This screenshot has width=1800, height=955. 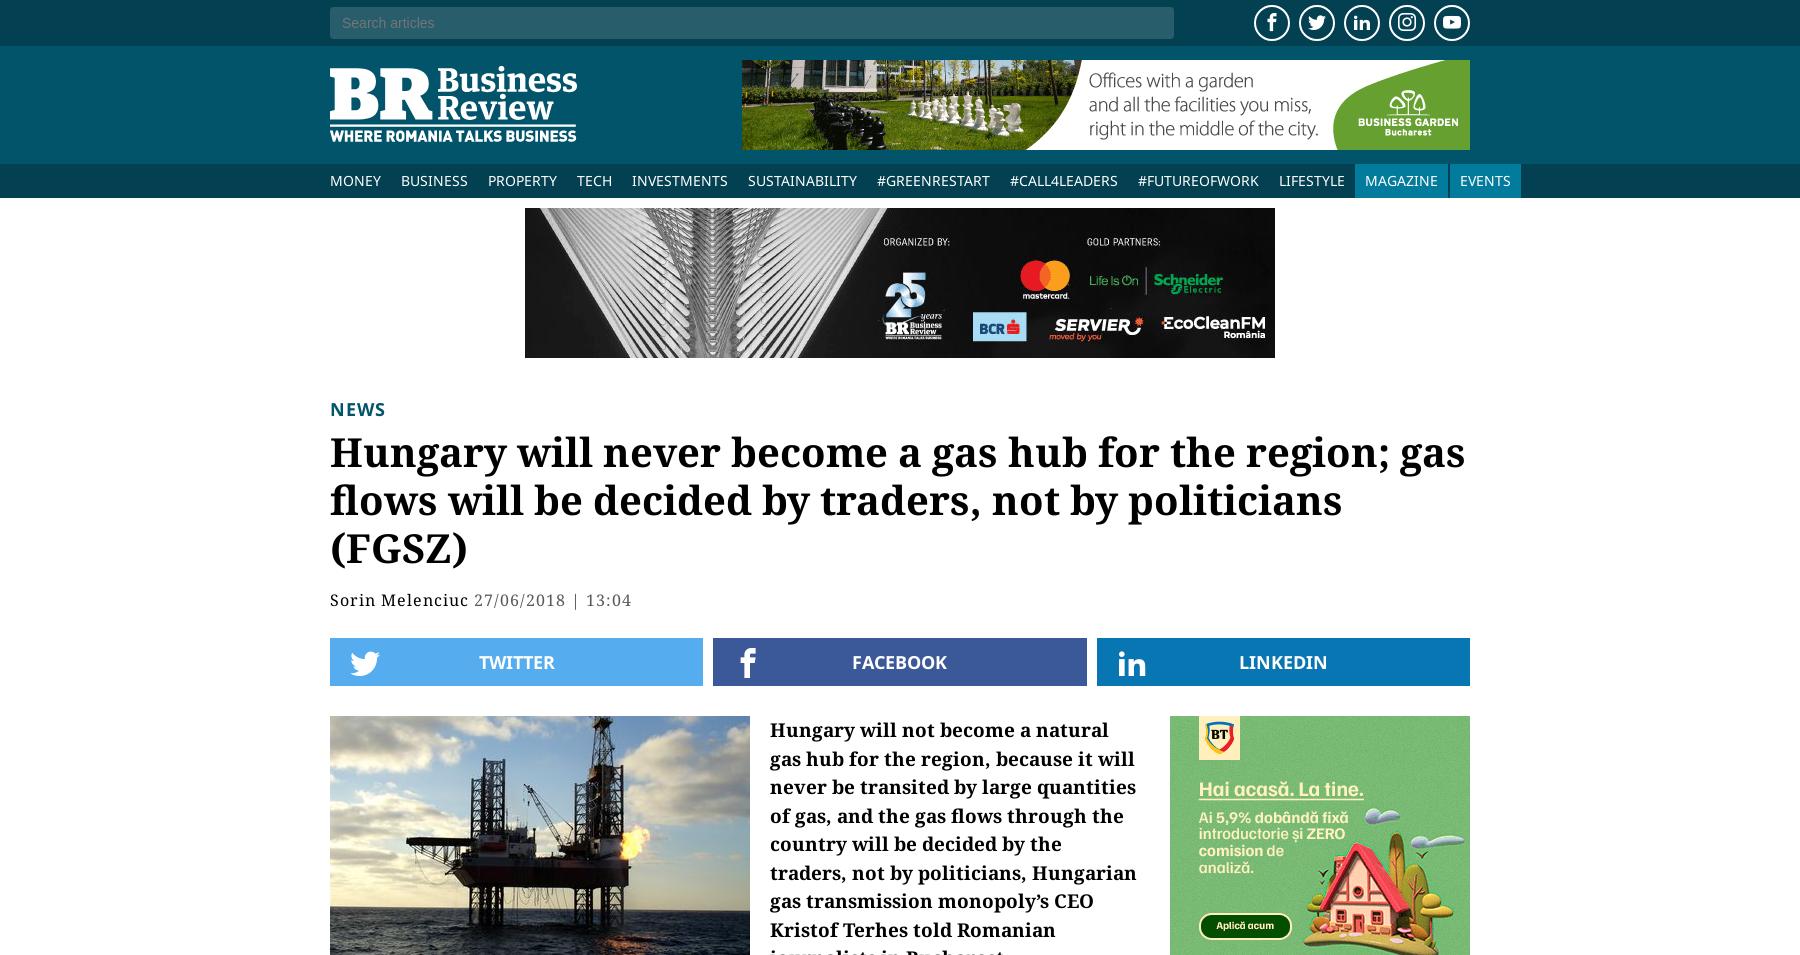 What do you see at coordinates (551, 600) in the screenshot?
I see `'27/06/2018 | 13:04'` at bounding box center [551, 600].